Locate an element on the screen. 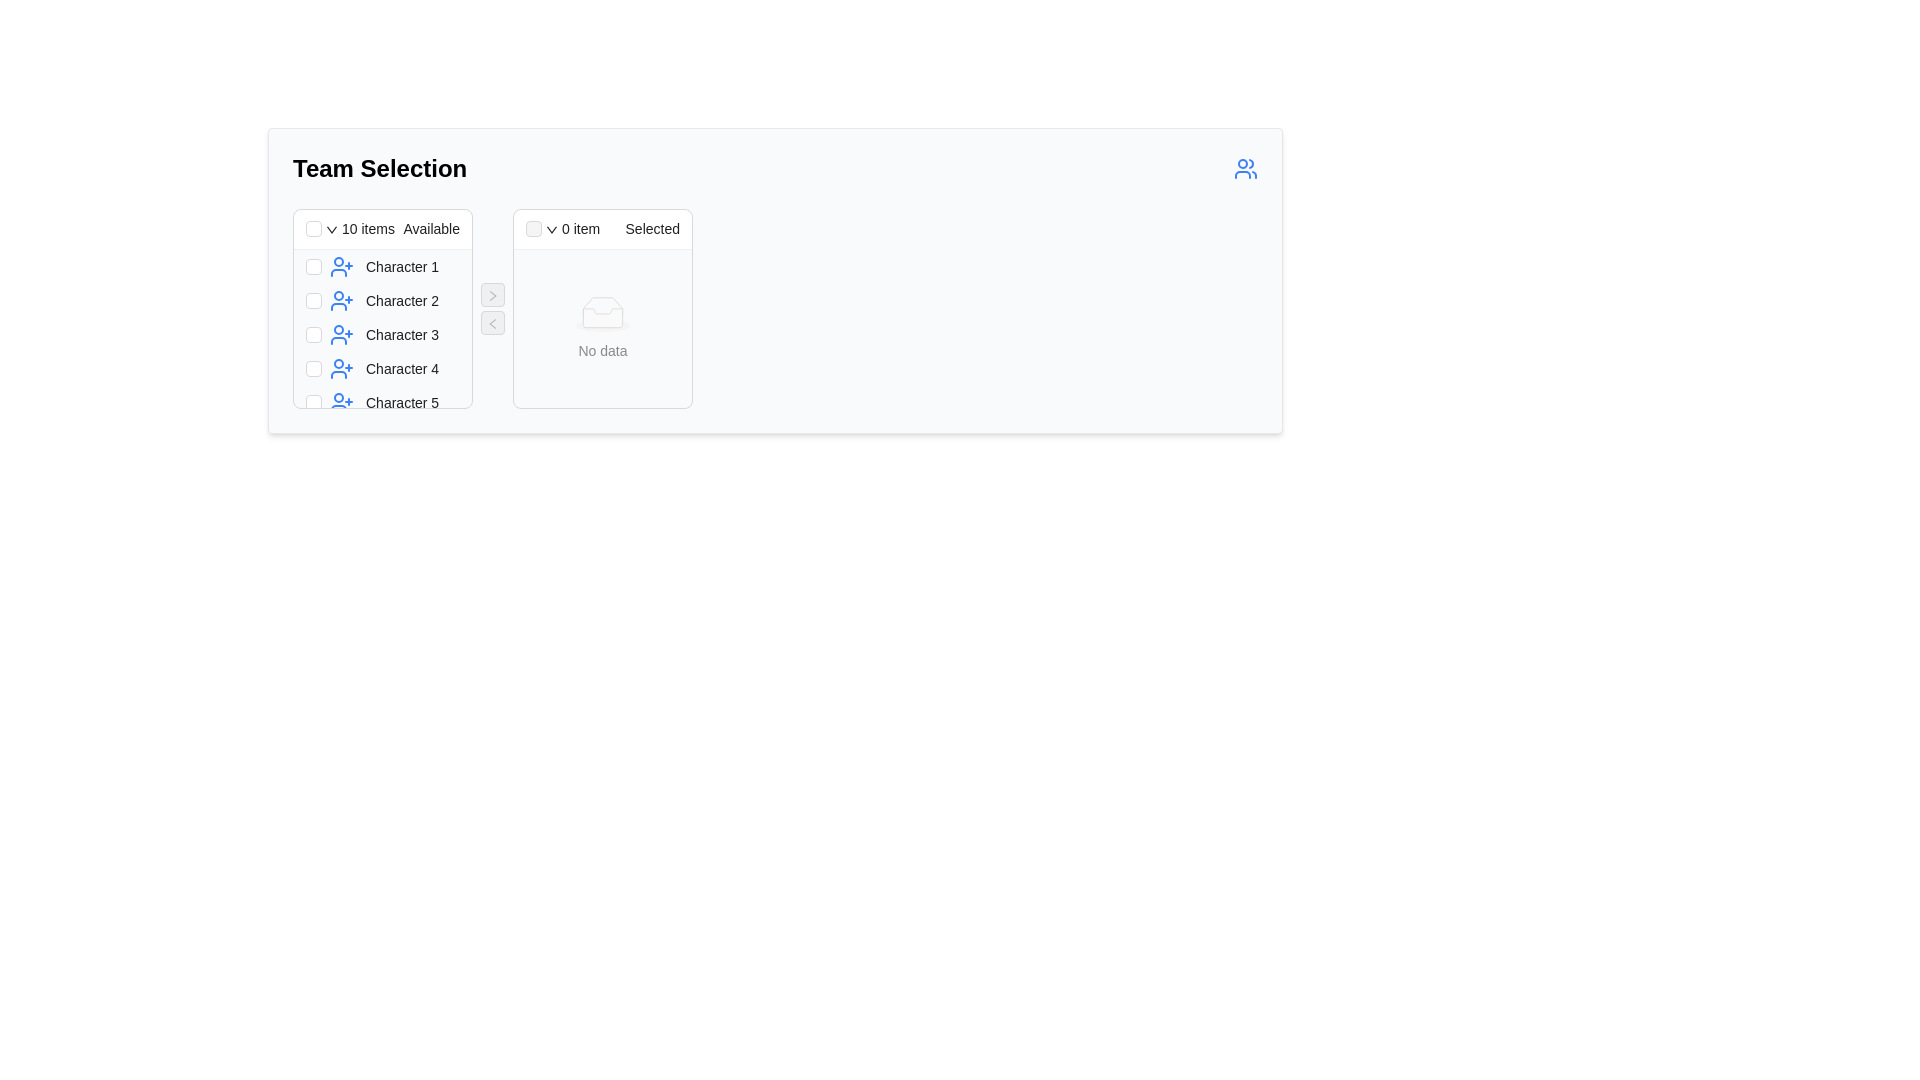 The width and height of the screenshot is (1920, 1080). the 'Character 2' text label located in the 'Team Selection' panel under the 'Available' section, which is the second item in a vertically aligned list is located at coordinates (401, 300).